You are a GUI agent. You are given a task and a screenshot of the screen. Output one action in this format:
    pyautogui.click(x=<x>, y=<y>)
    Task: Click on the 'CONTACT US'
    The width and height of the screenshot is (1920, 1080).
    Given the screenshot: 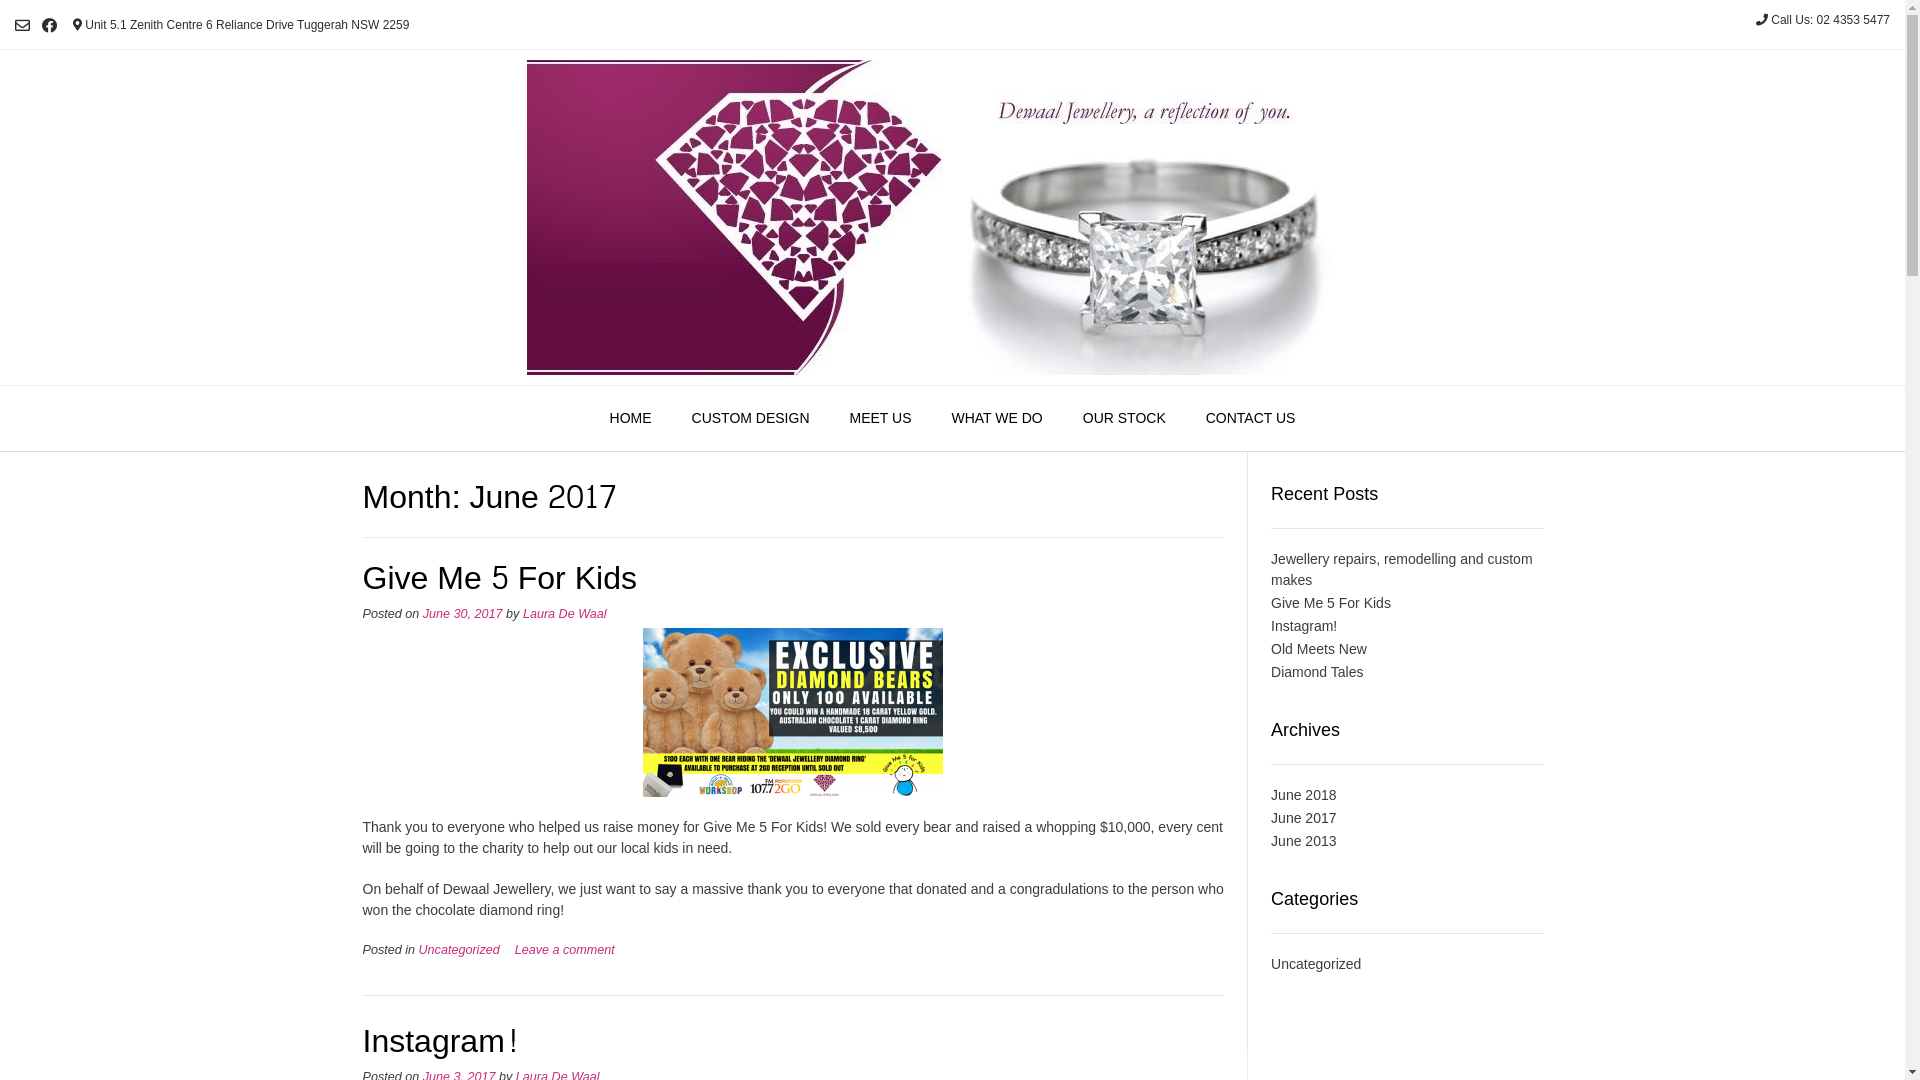 What is the action you would take?
    pyautogui.click(x=1250, y=418)
    